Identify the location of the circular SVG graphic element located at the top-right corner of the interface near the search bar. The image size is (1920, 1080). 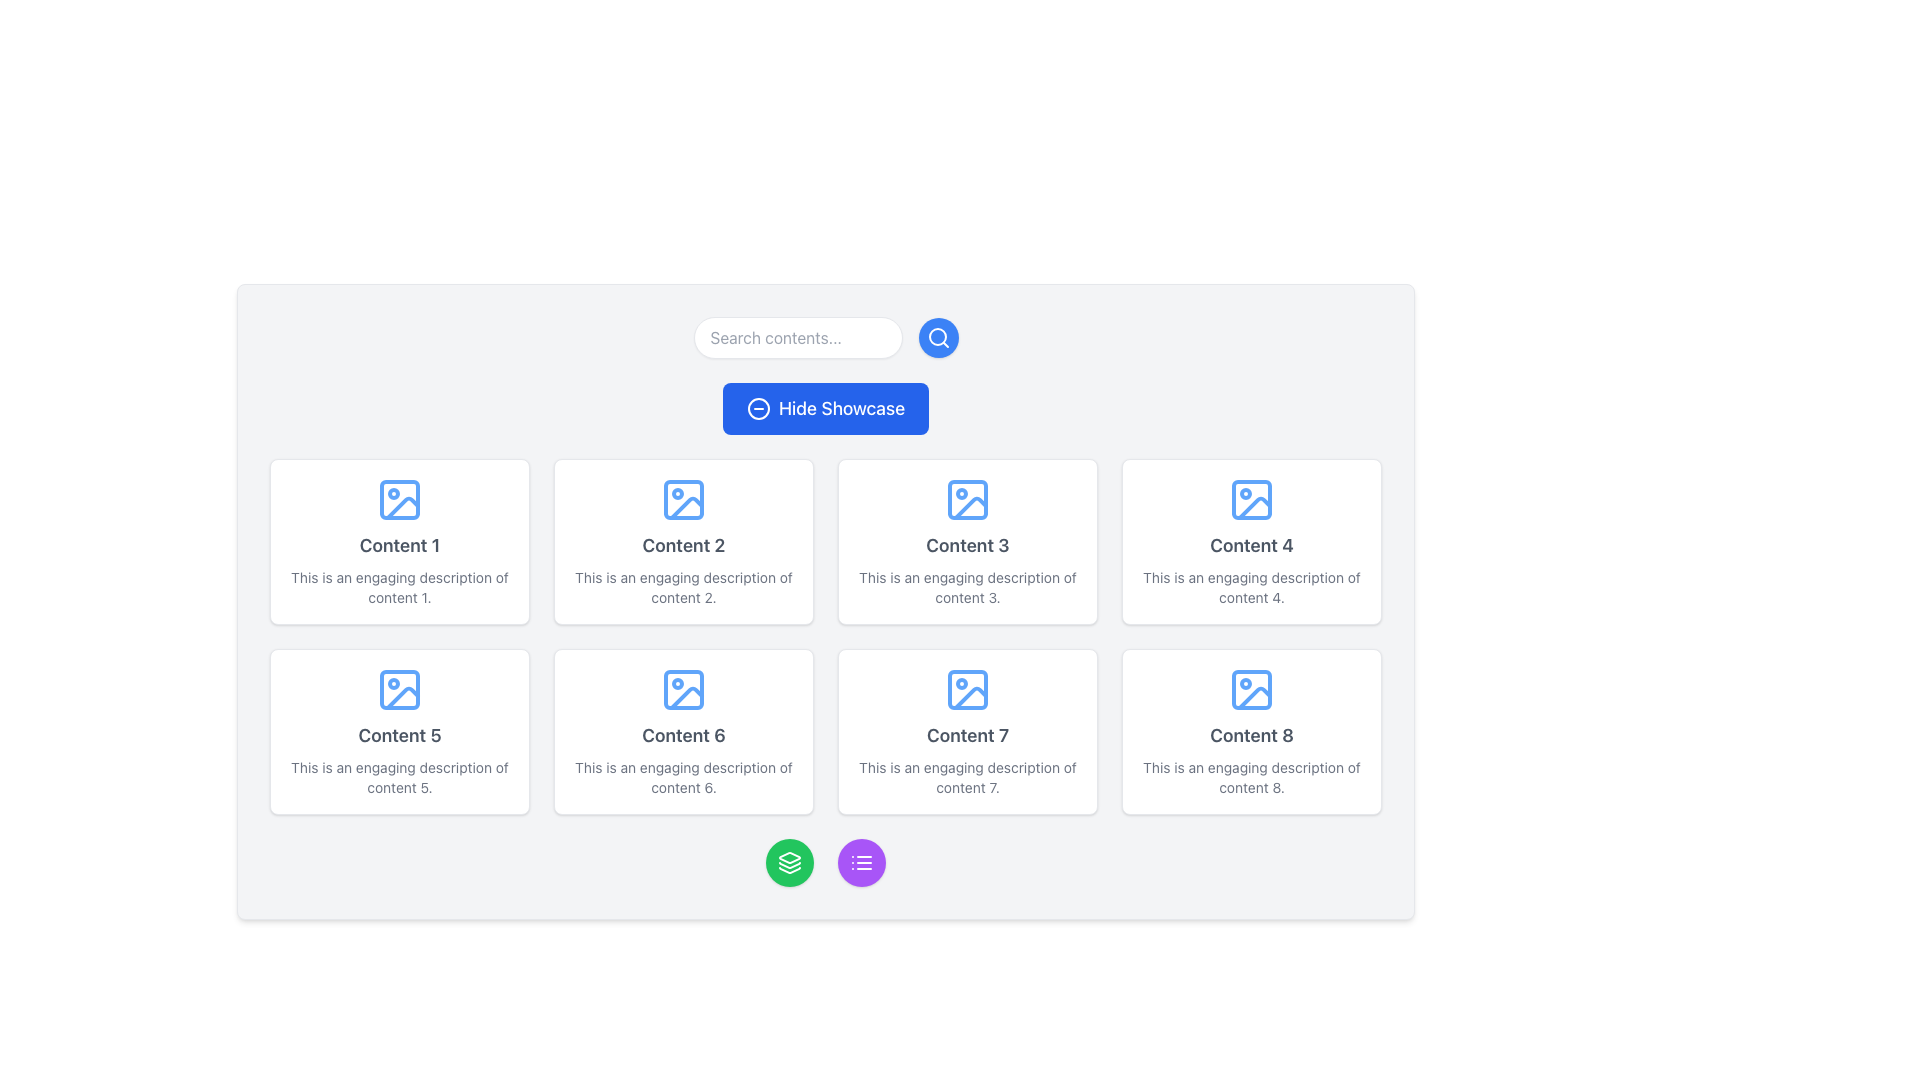
(936, 335).